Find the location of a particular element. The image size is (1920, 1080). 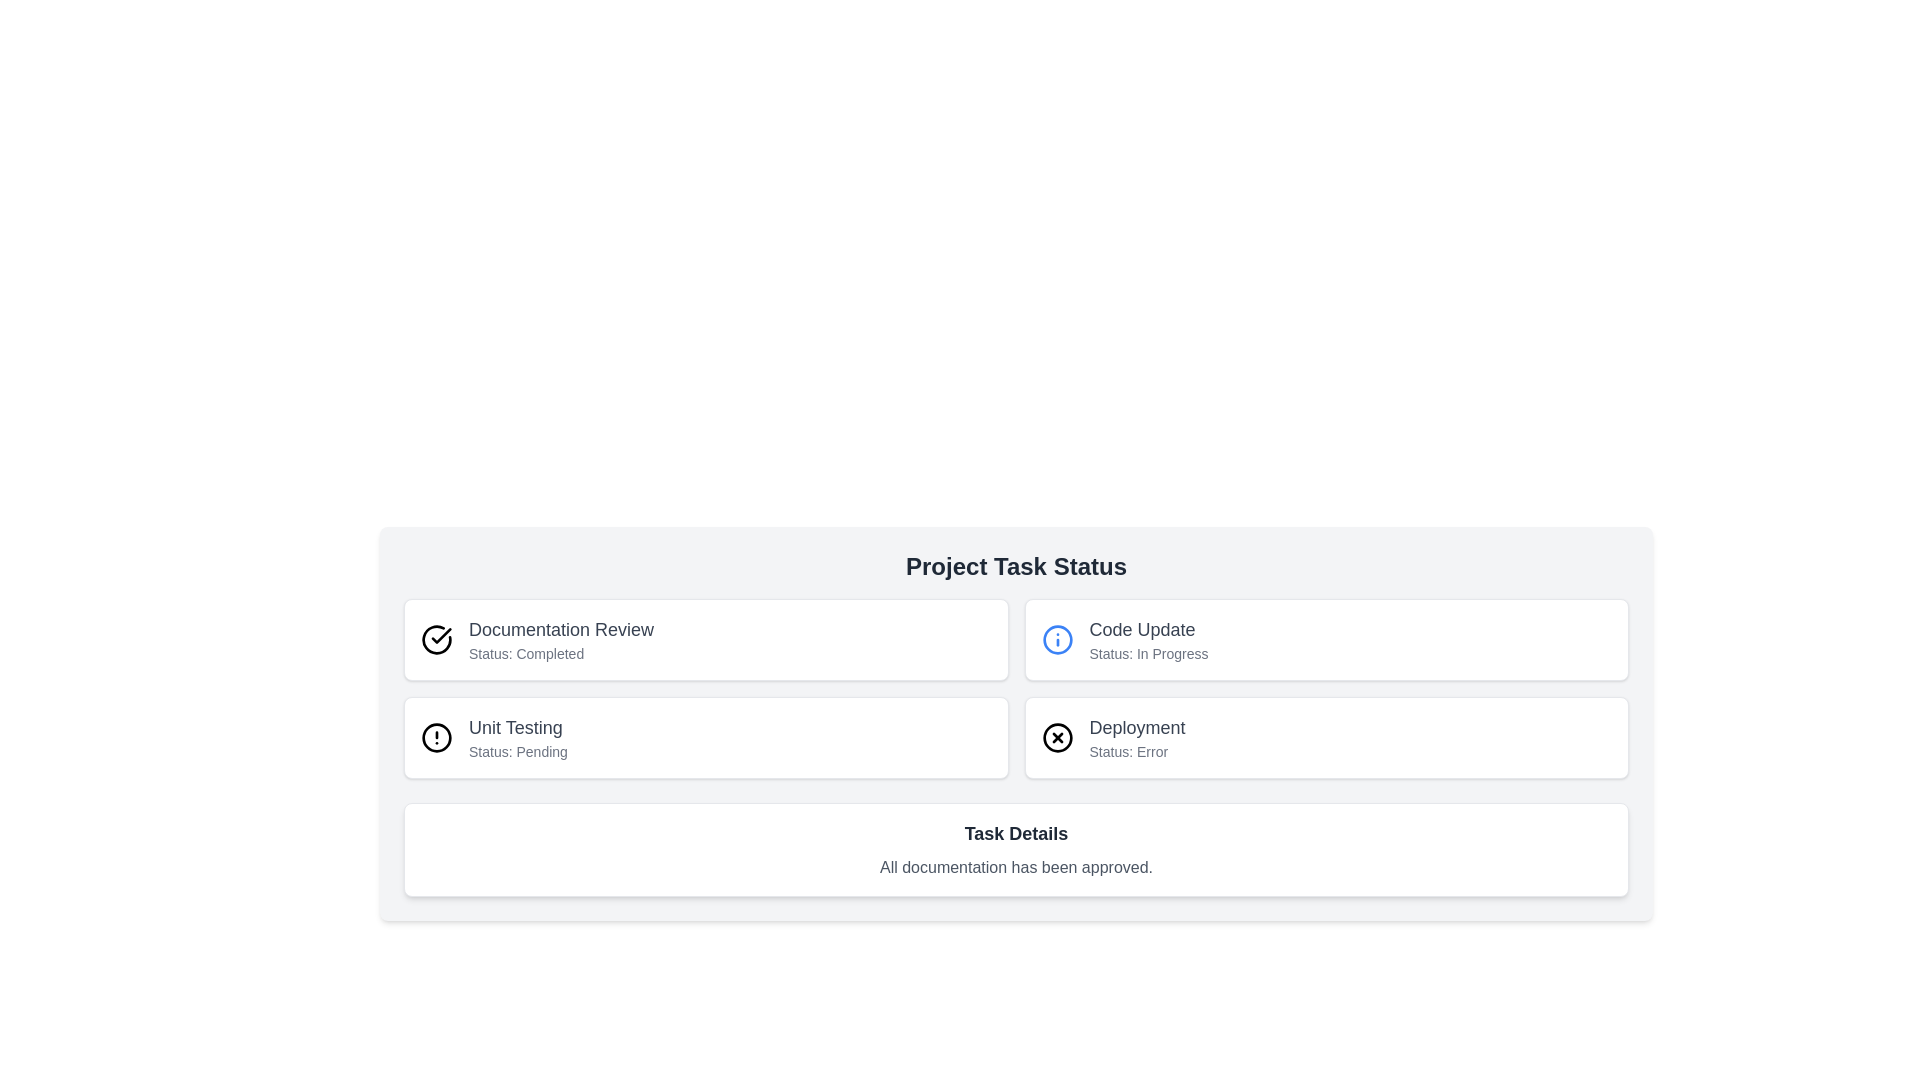

the static text label displaying 'All documentation has been approved.' located below the 'Task Details' heading in the 'Project Task Status' panel is located at coordinates (1016, 866).